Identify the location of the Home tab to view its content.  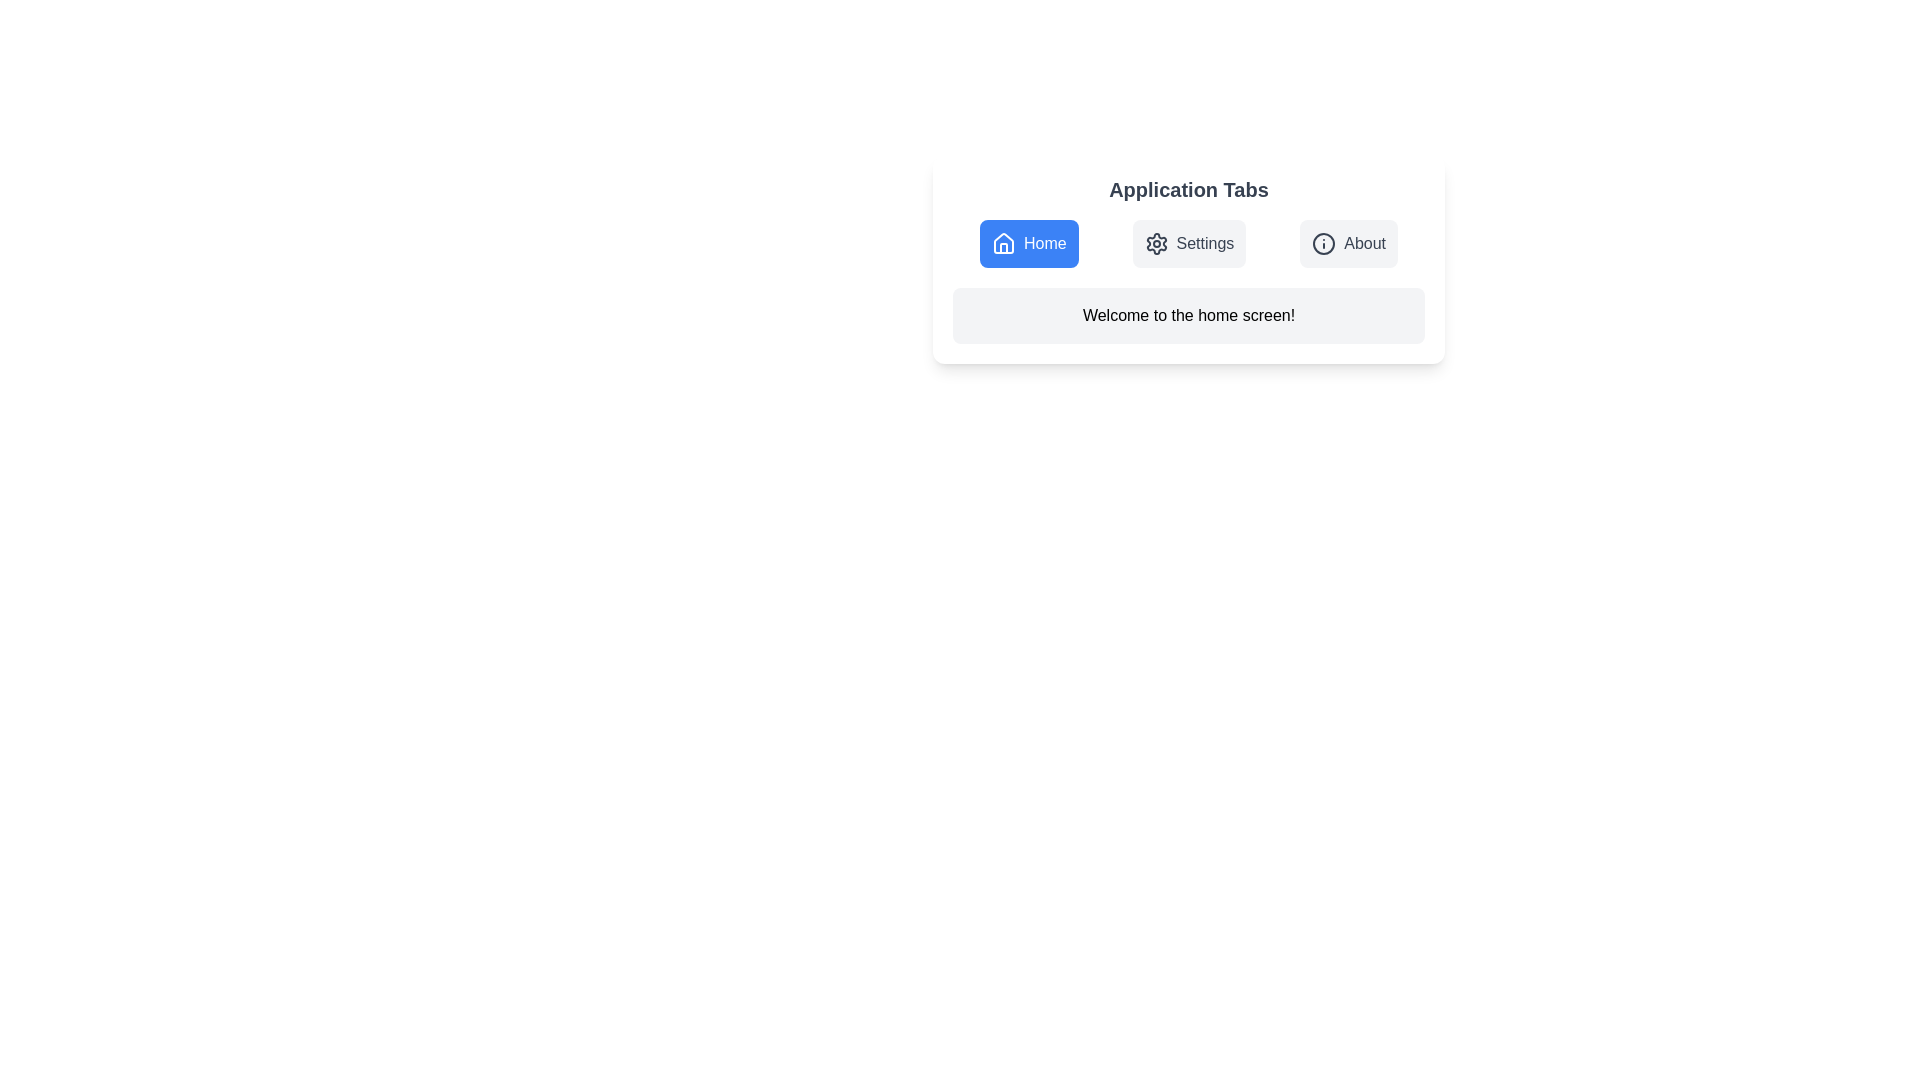
(1028, 242).